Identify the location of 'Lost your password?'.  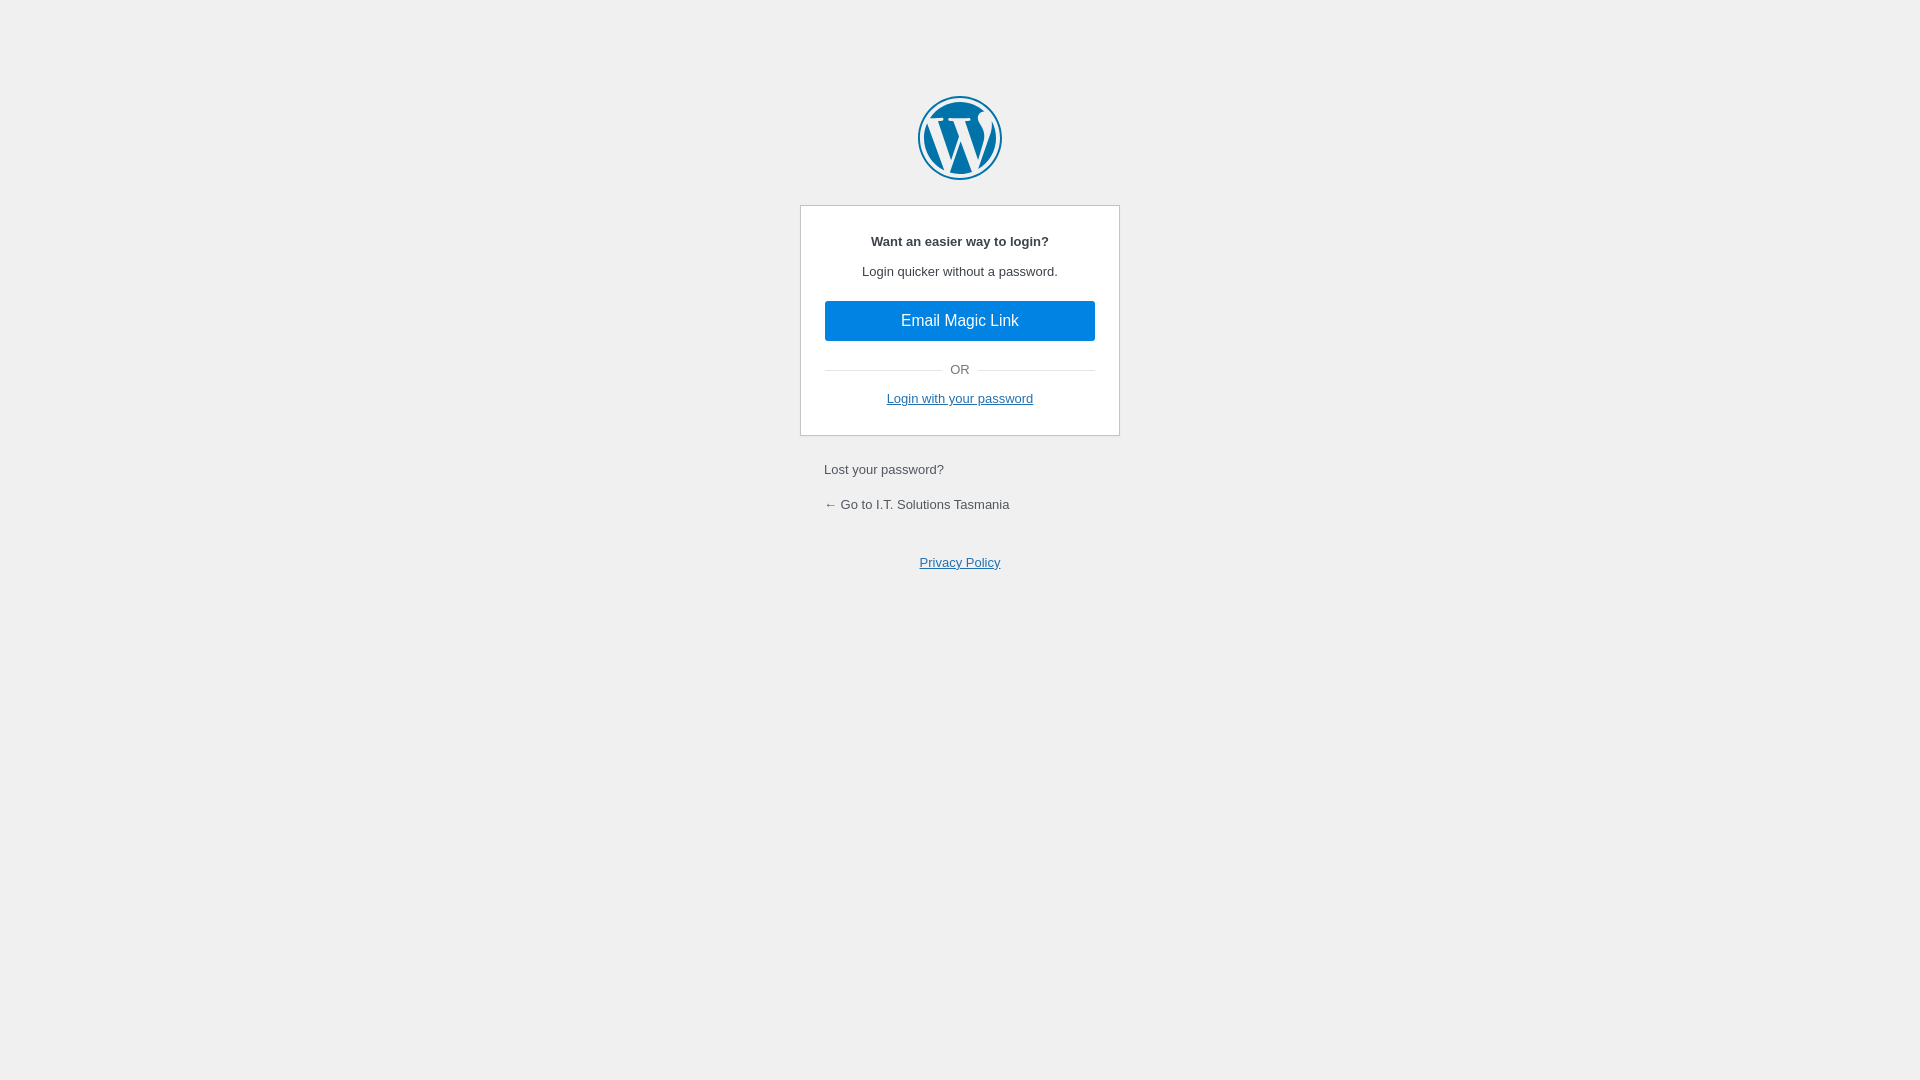
(882, 469).